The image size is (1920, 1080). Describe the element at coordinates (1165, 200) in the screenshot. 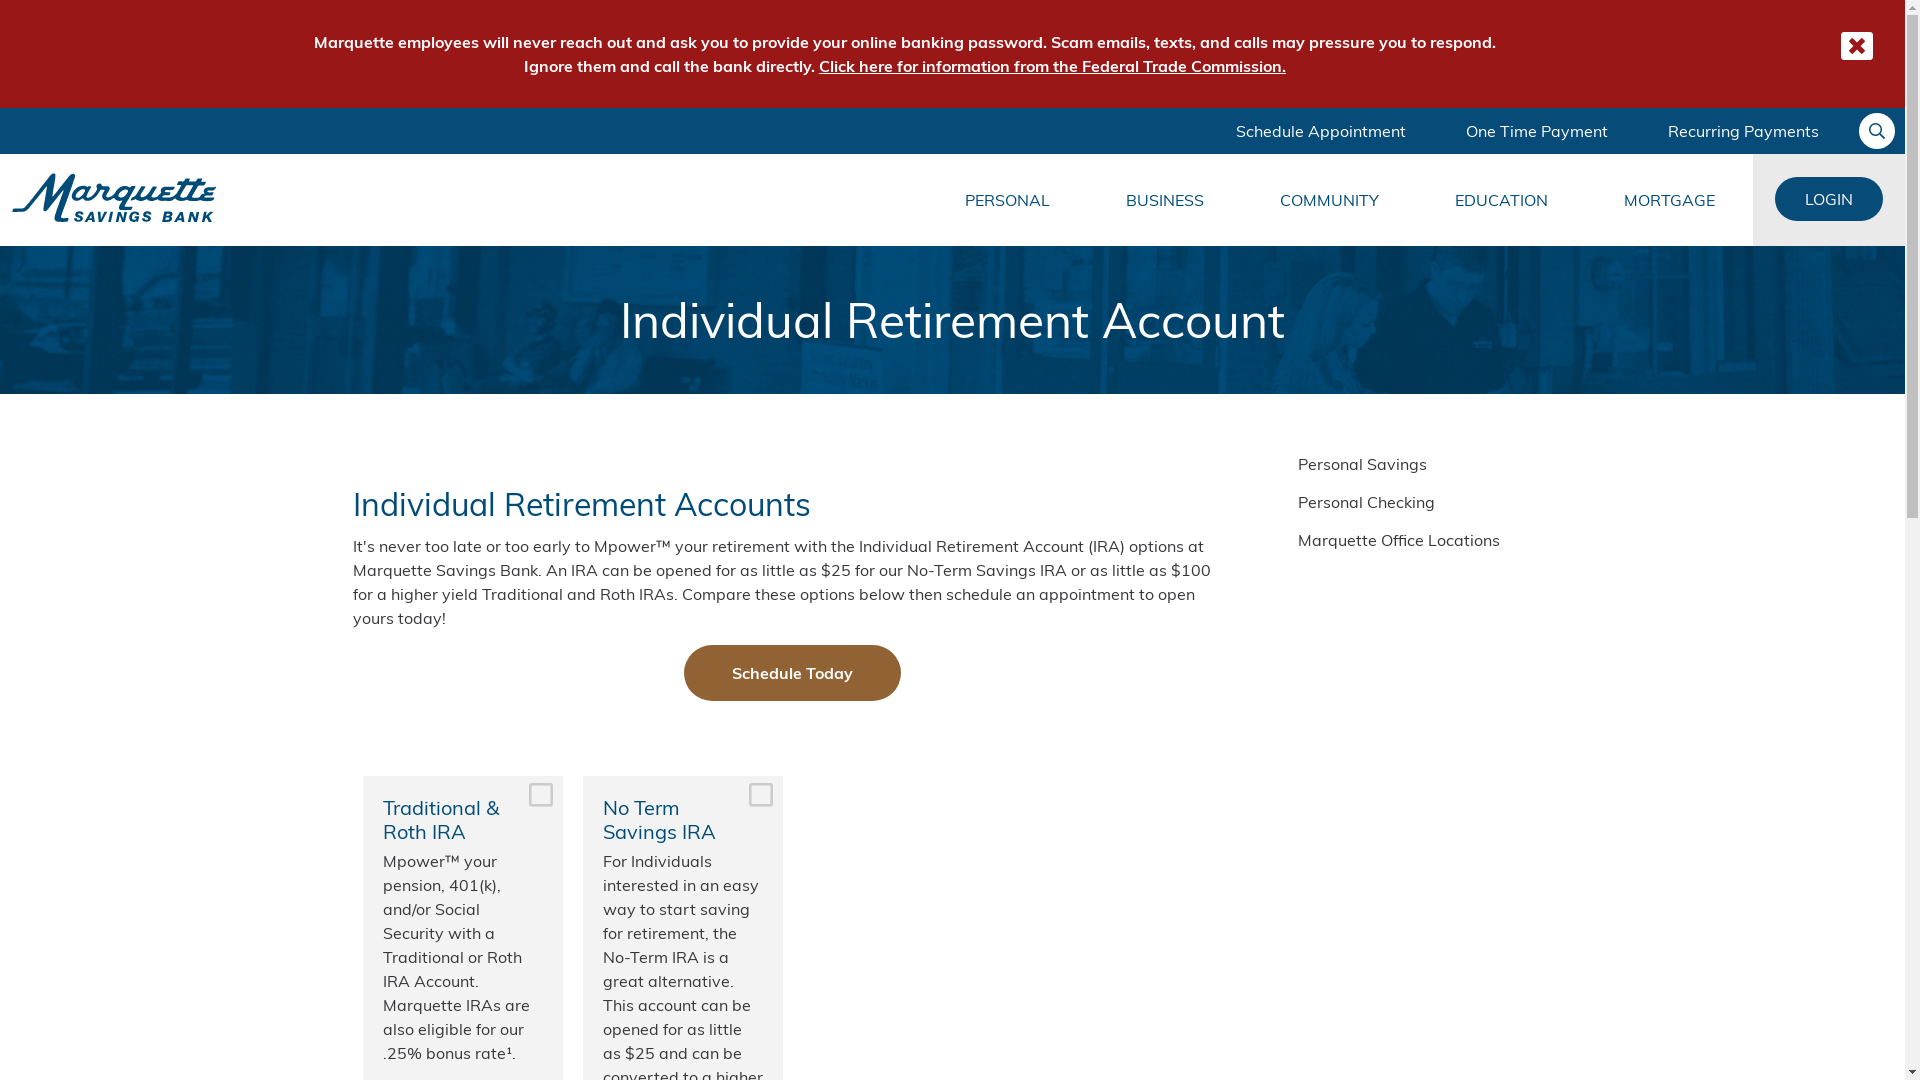

I see `'BUSINESS'` at that location.